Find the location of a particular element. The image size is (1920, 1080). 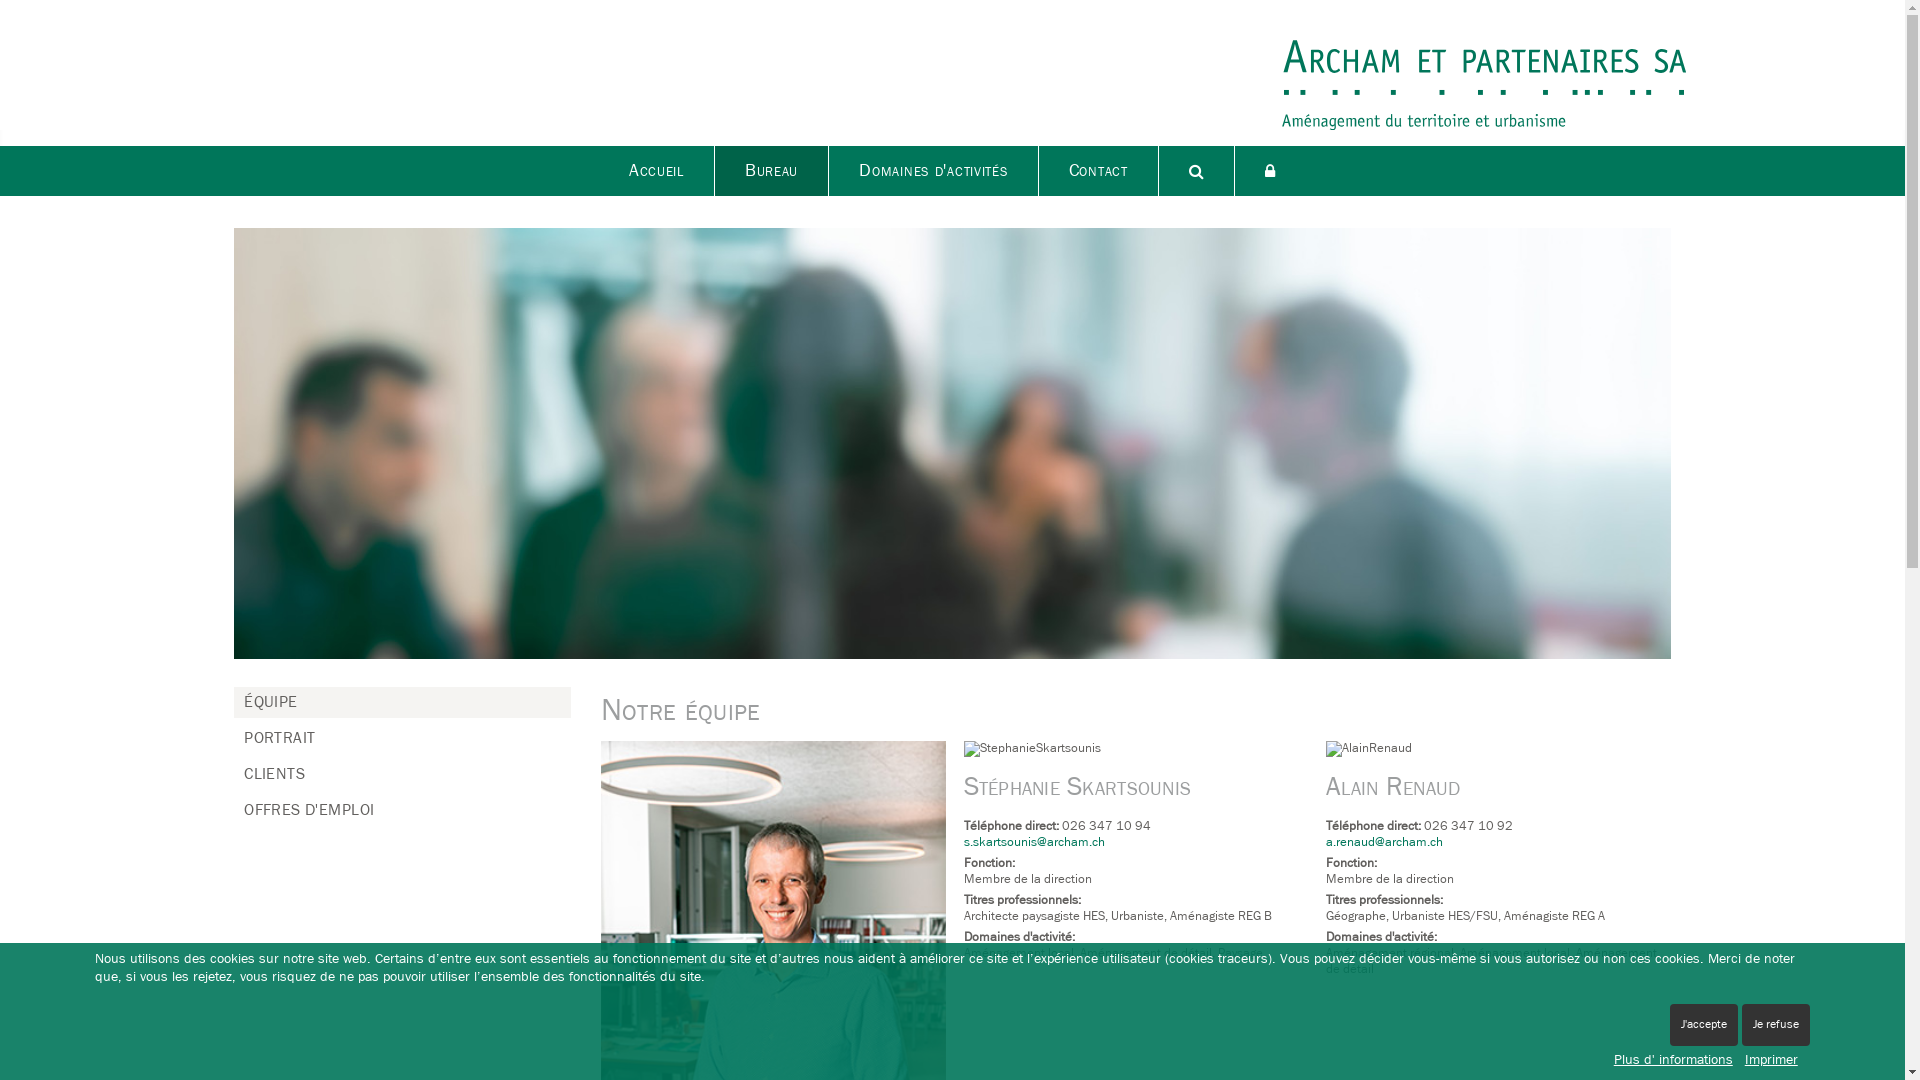

'Contact' is located at coordinates (1098, 169).